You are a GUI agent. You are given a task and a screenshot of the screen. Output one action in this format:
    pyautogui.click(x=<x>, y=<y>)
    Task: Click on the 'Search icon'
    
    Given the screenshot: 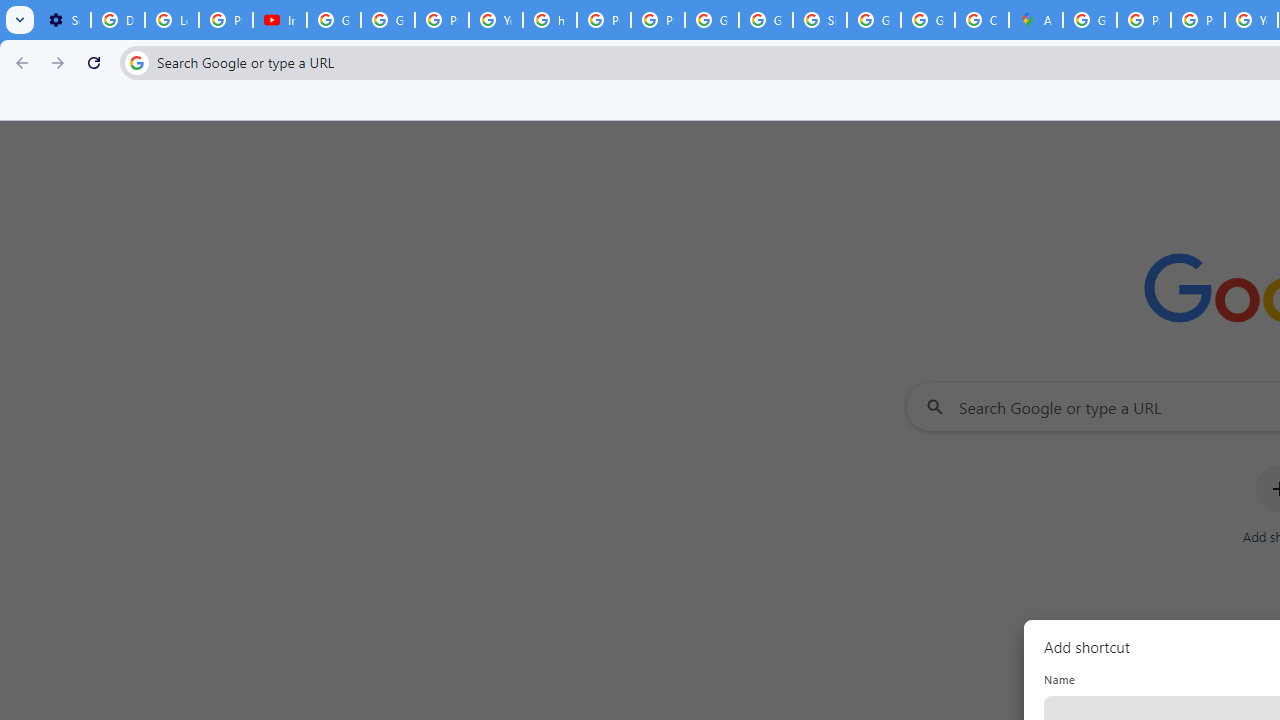 What is the action you would take?
    pyautogui.click(x=135, y=61)
    